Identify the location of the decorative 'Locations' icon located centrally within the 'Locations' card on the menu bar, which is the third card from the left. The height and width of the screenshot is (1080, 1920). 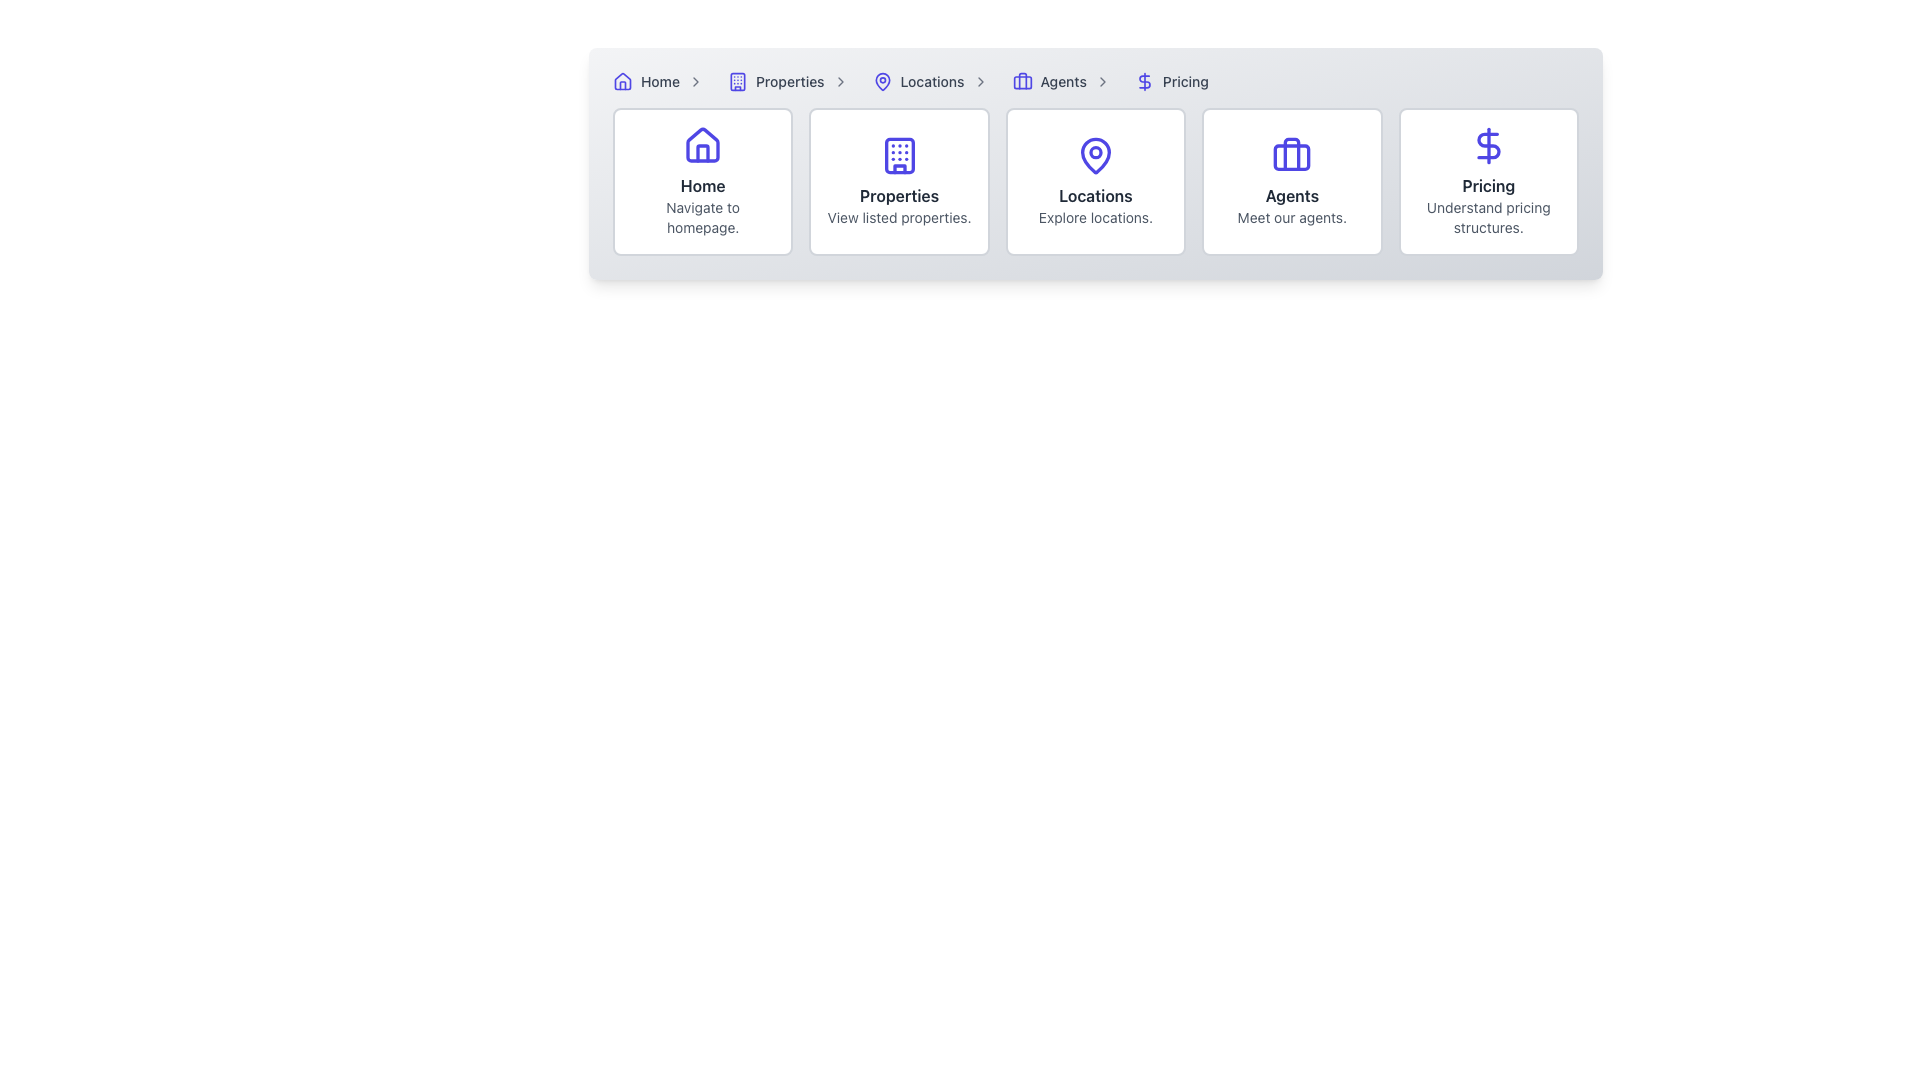
(1094, 154).